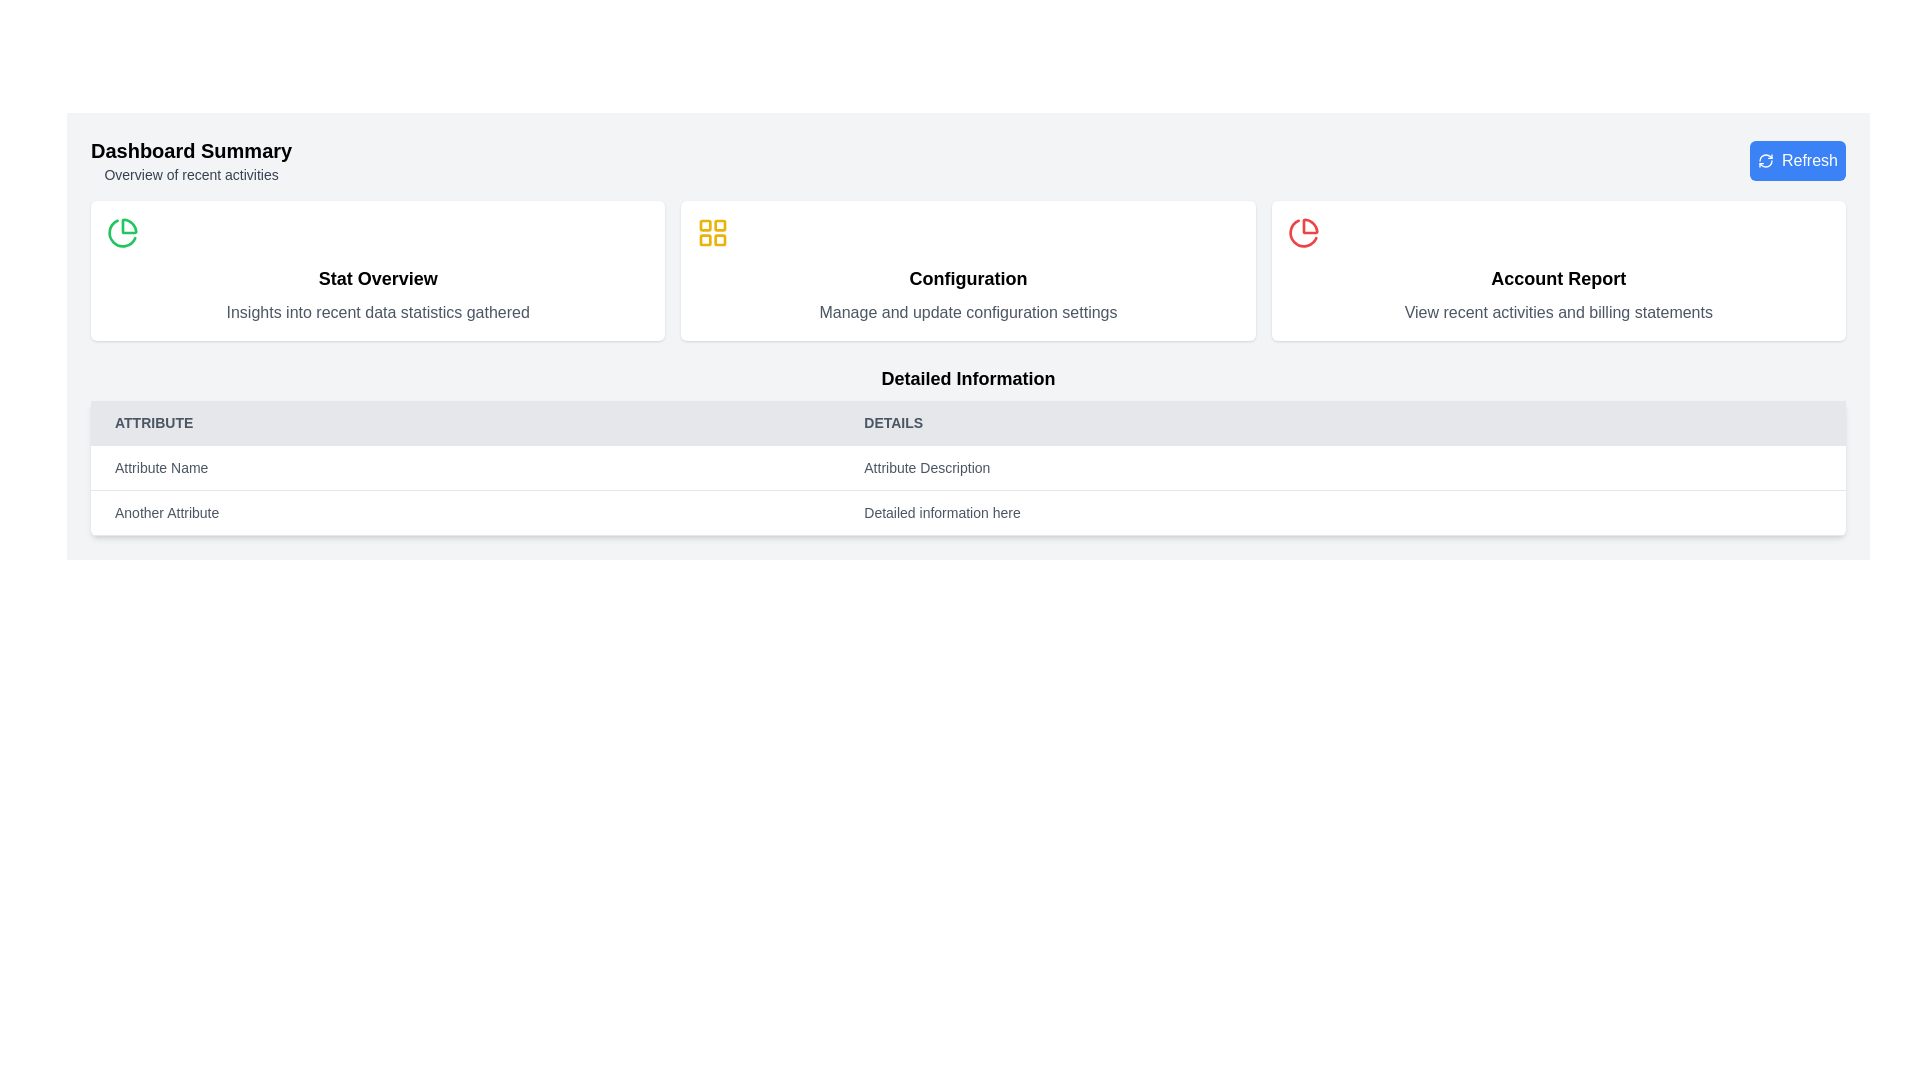 Image resolution: width=1920 pixels, height=1080 pixels. Describe the element at coordinates (968, 378) in the screenshot. I see `the prominent textual header with the content 'Detailed Information', which is styled in a large, bold font and positioned above a detailed table` at that location.